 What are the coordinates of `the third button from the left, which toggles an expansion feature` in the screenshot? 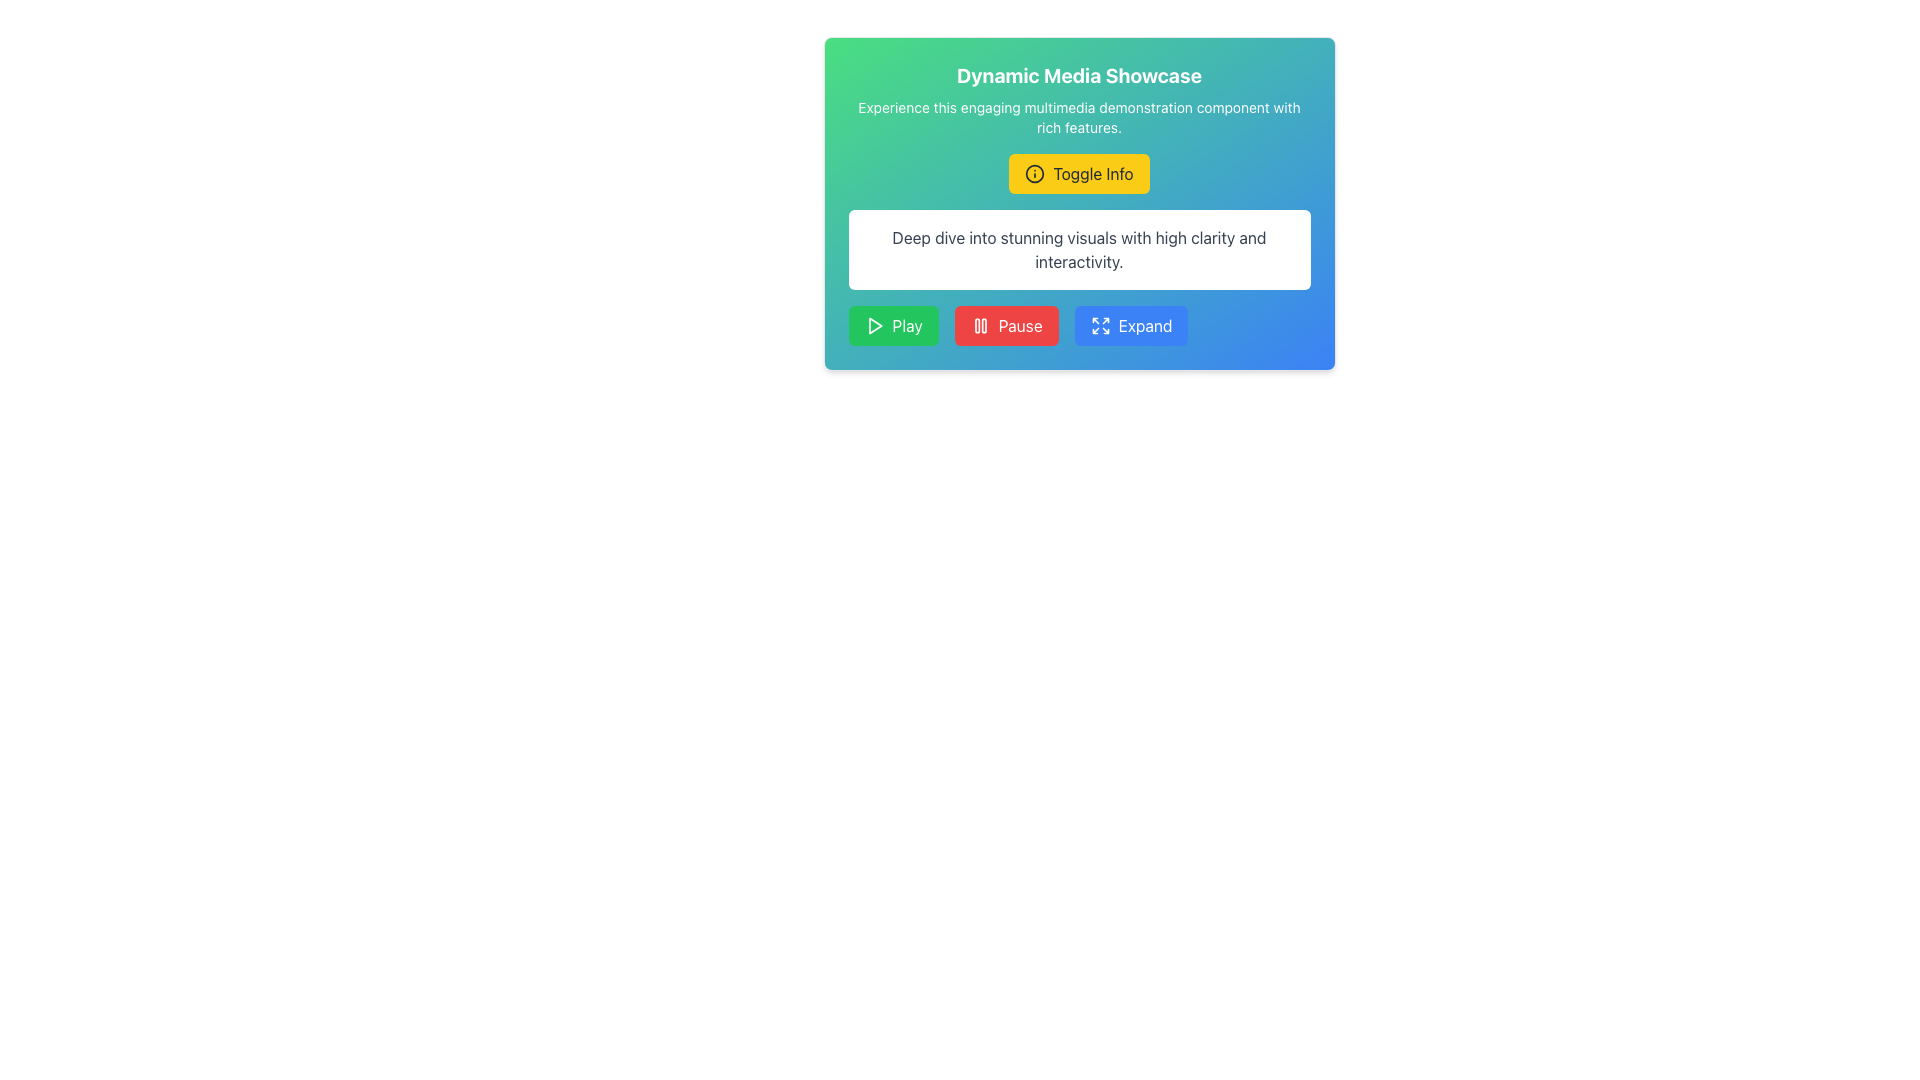 It's located at (1131, 325).